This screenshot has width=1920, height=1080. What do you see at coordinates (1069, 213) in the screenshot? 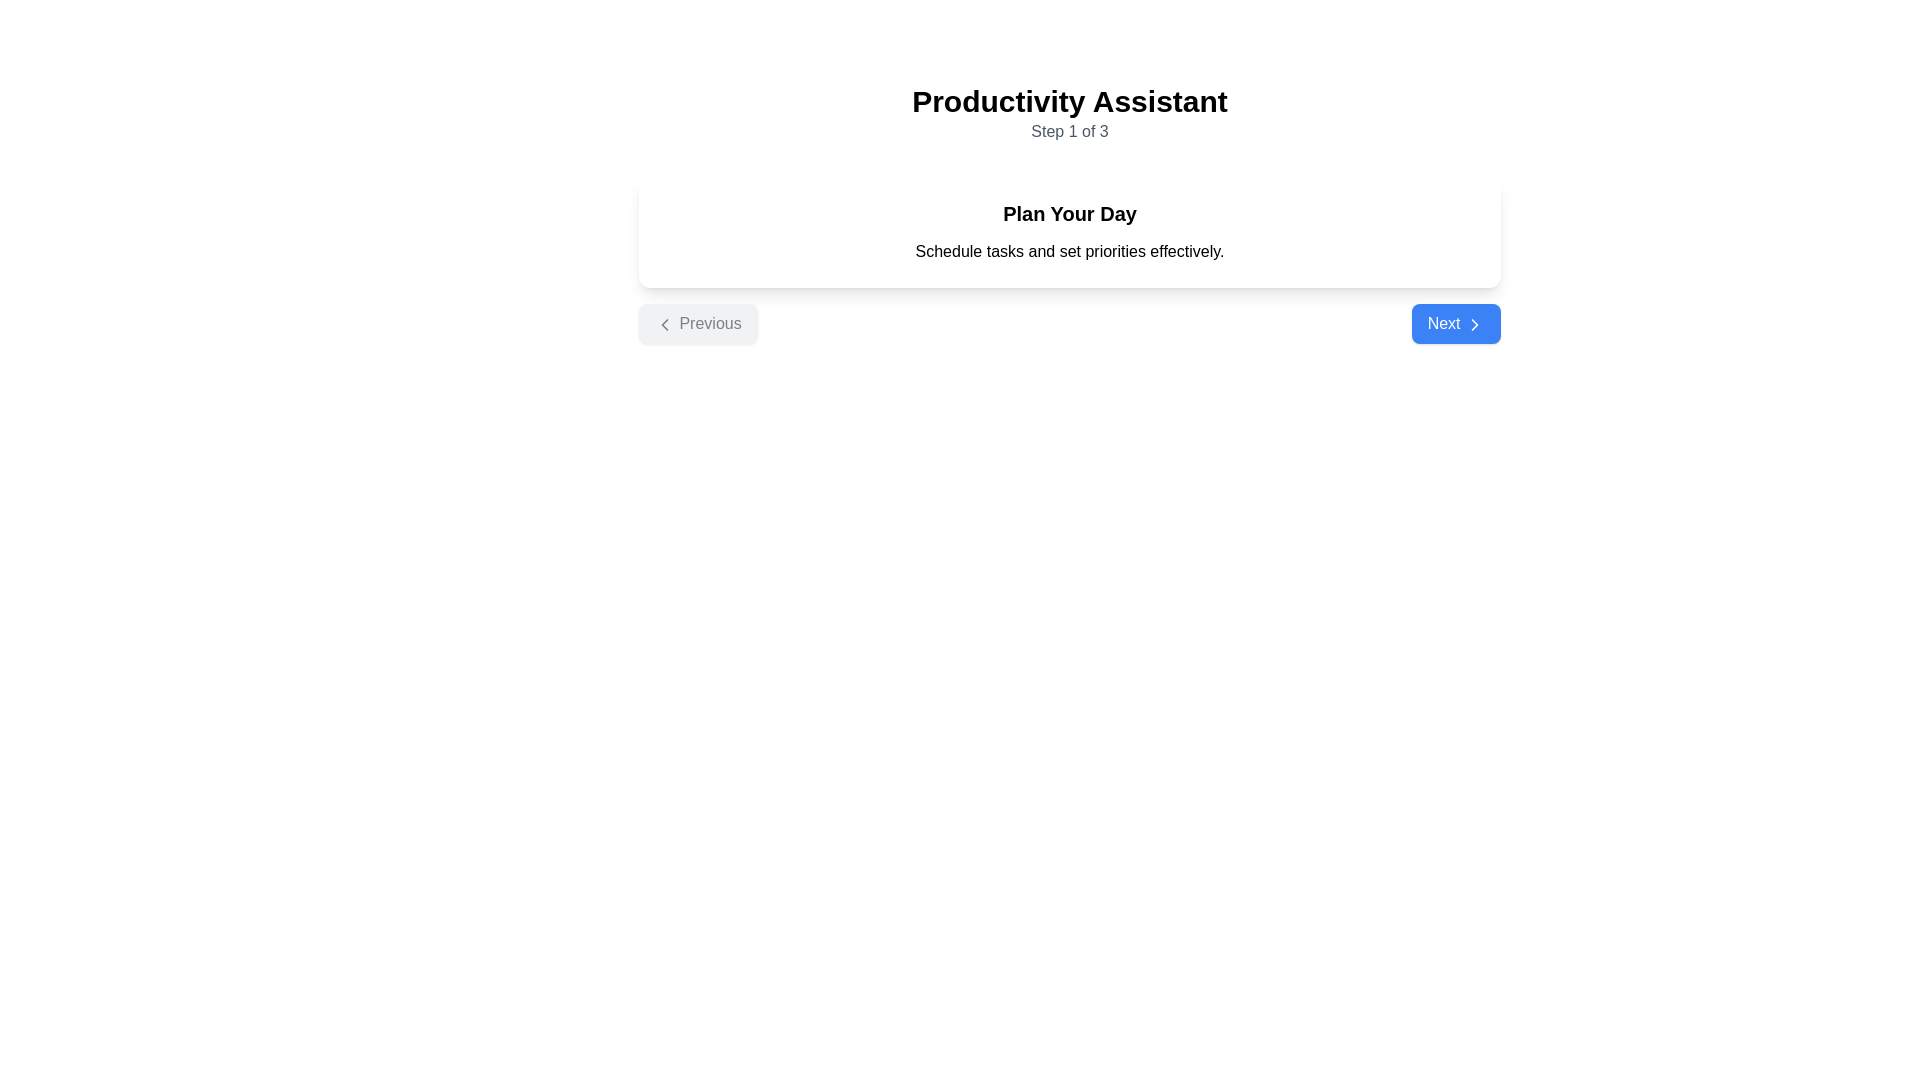
I see `the Informational block with the text 'Plan Your Day' which features a structured layout with a white background and black text, positioned centrally below the title 'Productivity Assistant Step 1 of 3'` at bounding box center [1069, 213].